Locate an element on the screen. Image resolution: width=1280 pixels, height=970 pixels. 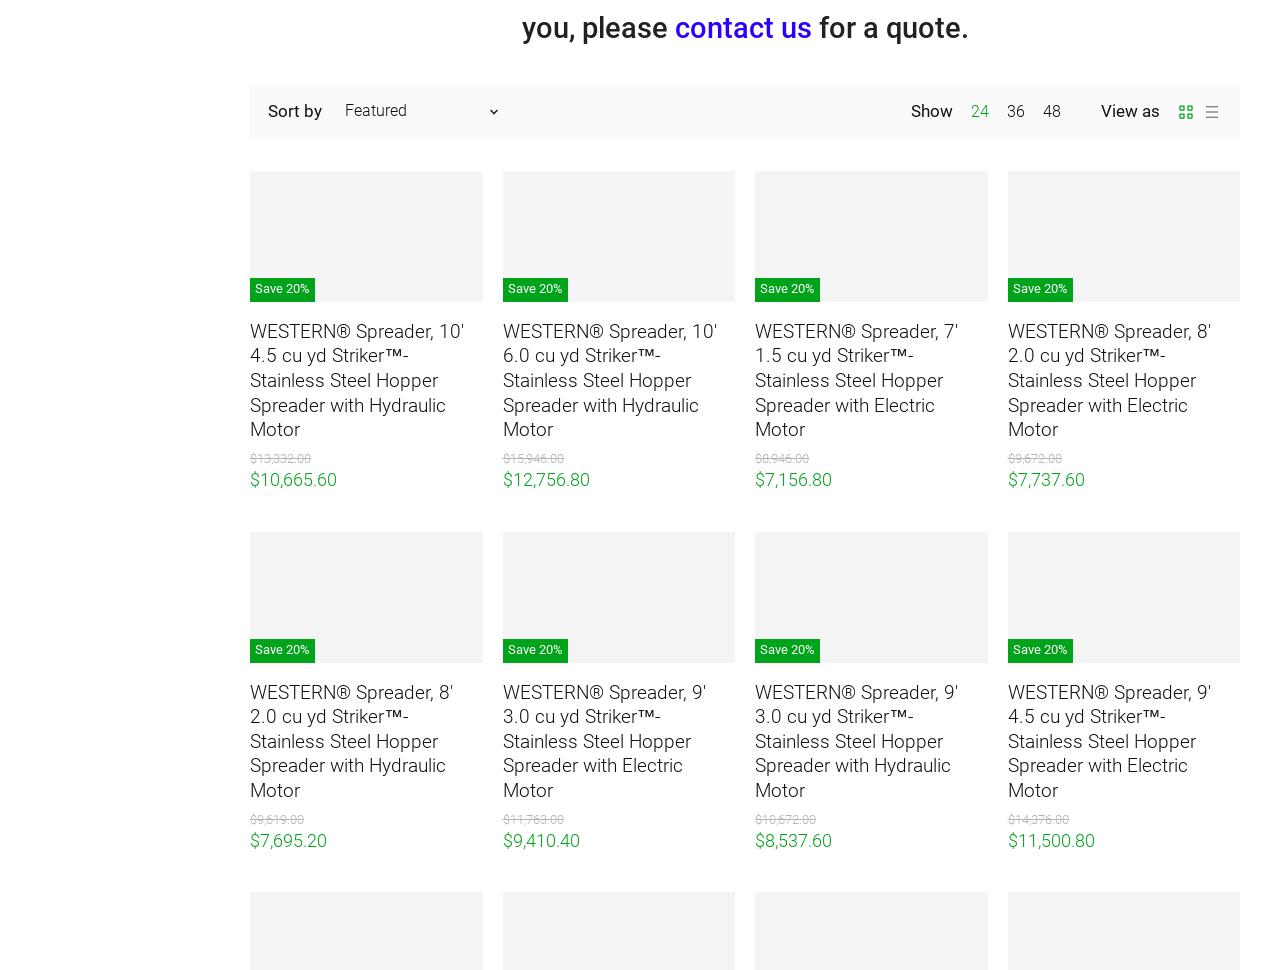
'$11,500.80' is located at coordinates (1049, 838).